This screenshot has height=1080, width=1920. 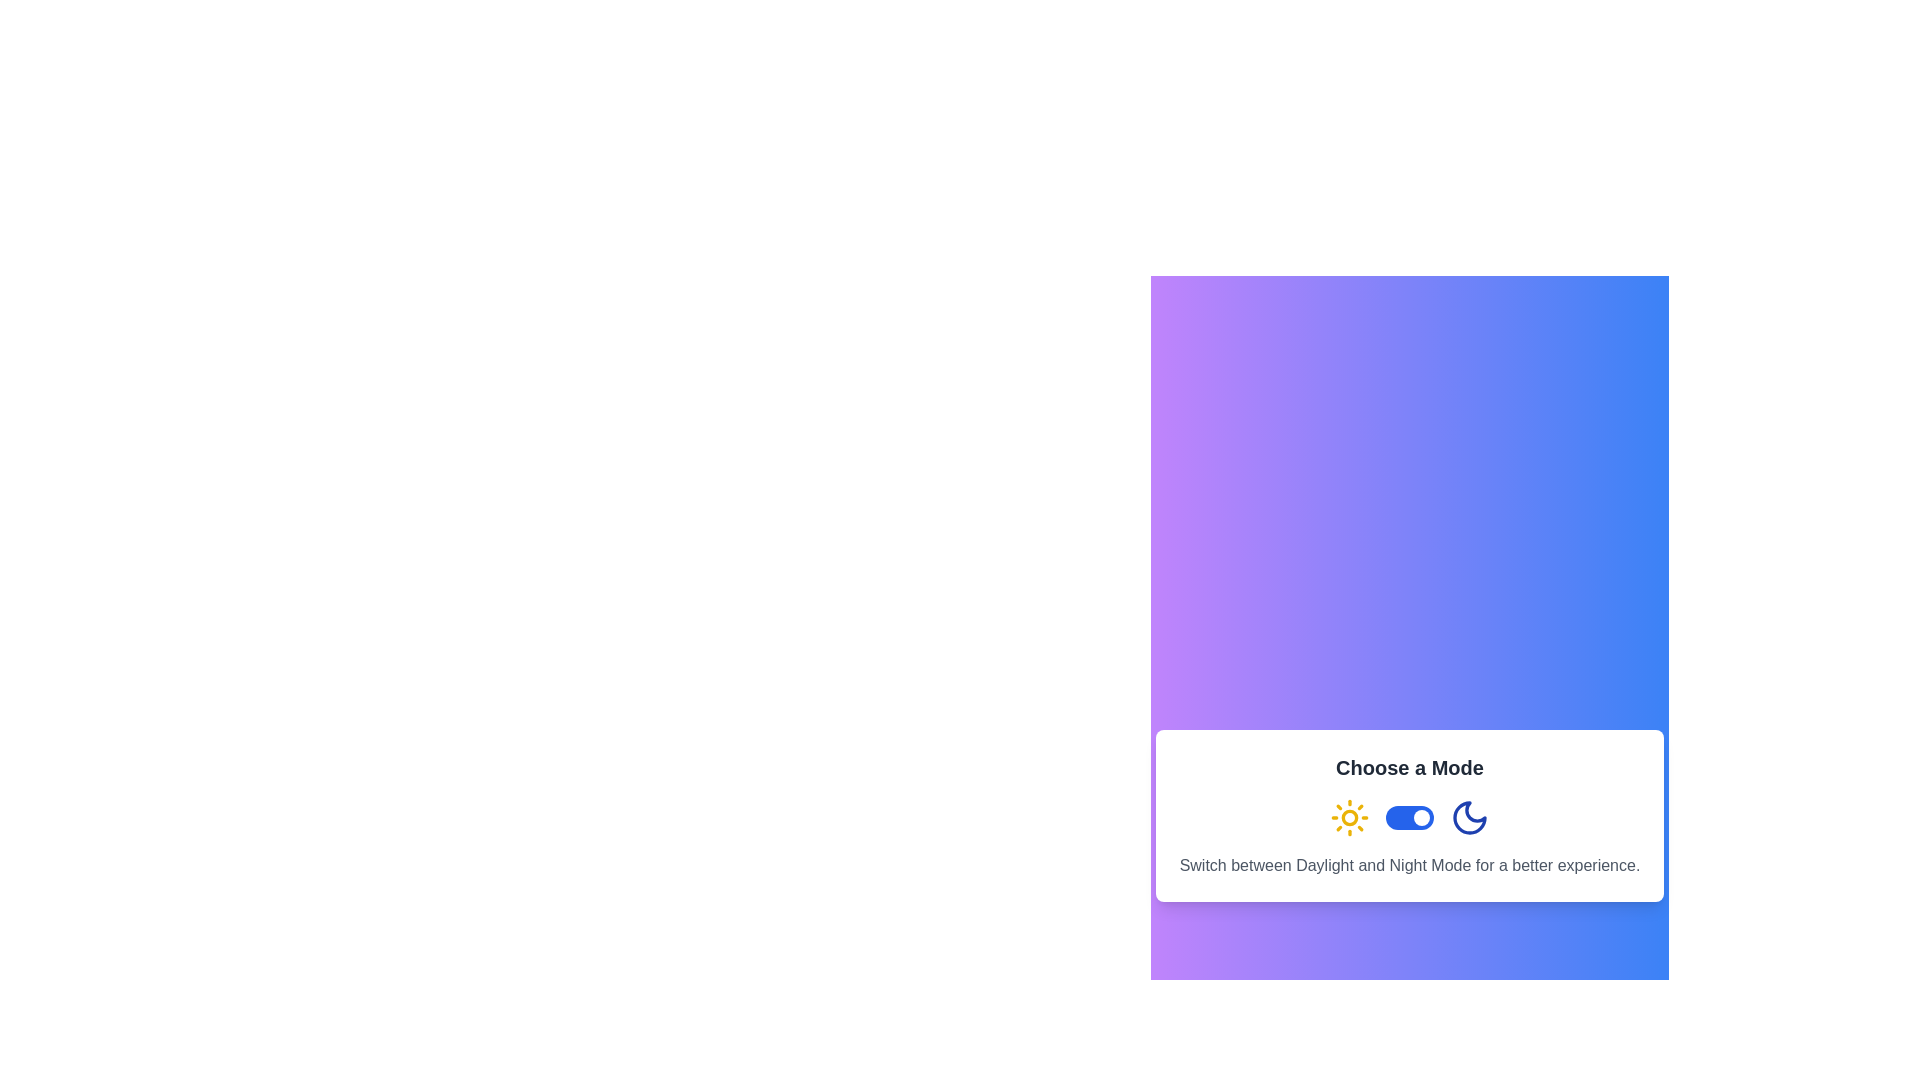 What do you see at coordinates (1420, 817) in the screenshot?
I see `the interactive toggle knob located on the horizontal switch underneath 'Choose a Mode'` at bounding box center [1420, 817].